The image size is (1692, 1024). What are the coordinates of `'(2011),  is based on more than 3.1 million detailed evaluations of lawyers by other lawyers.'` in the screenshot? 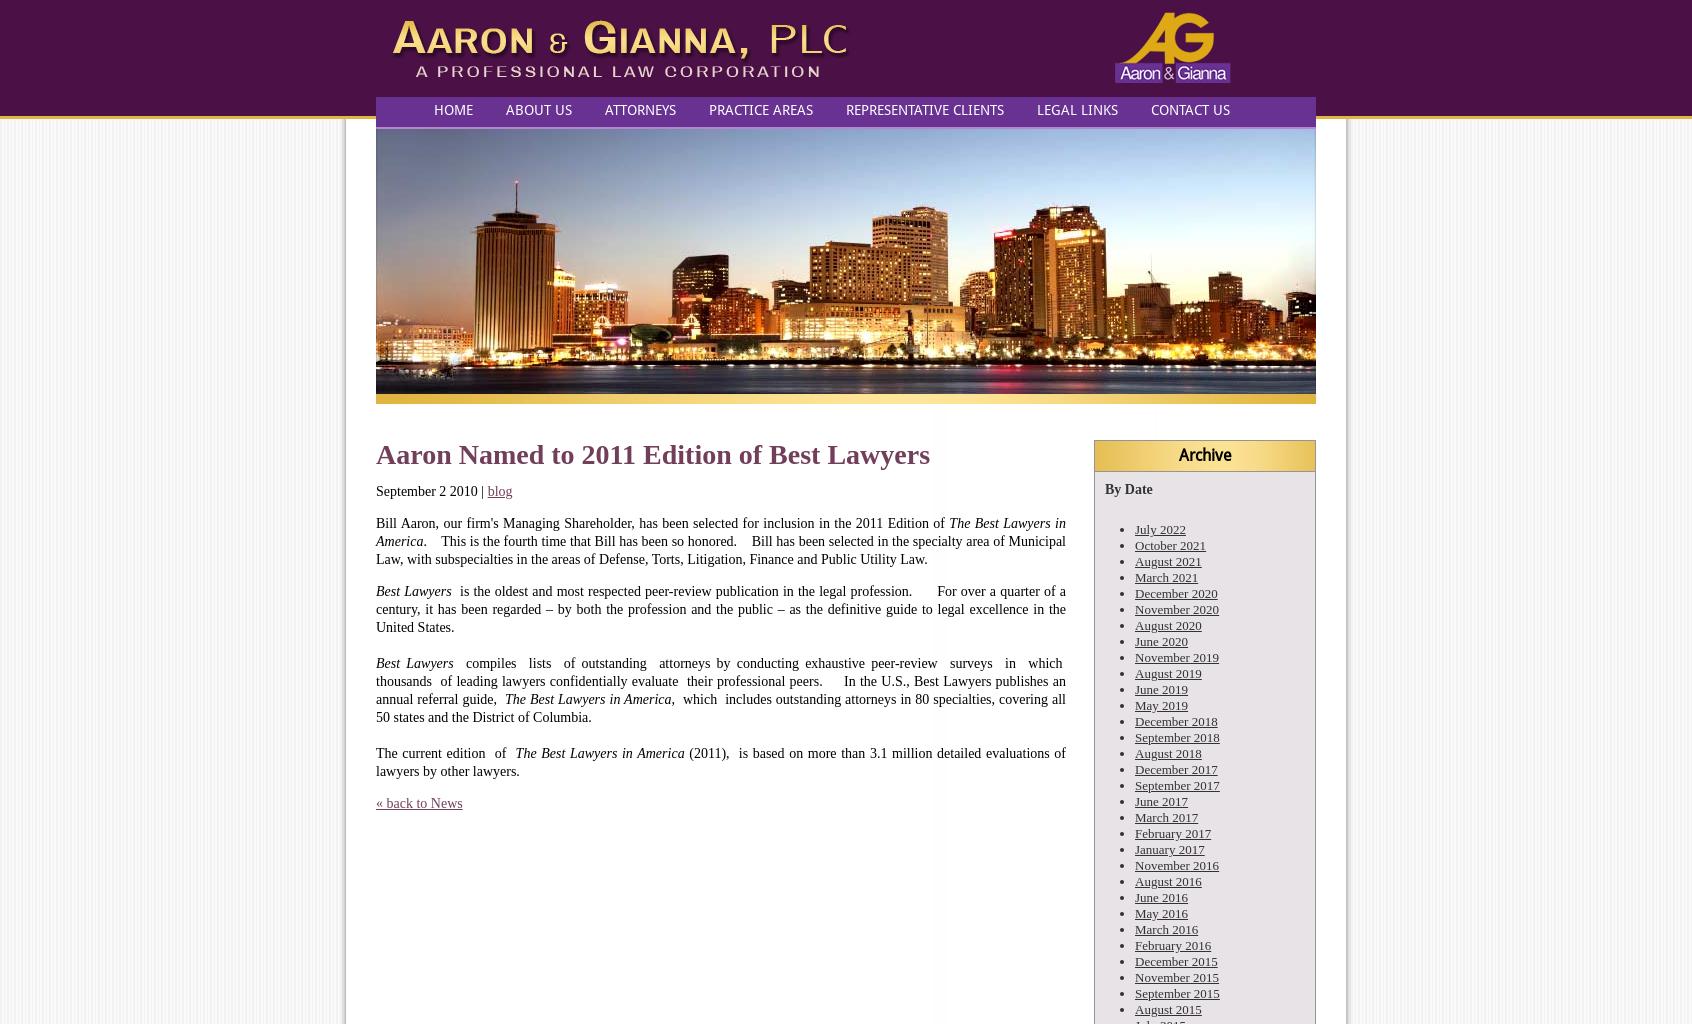 It's located at (719, 760).